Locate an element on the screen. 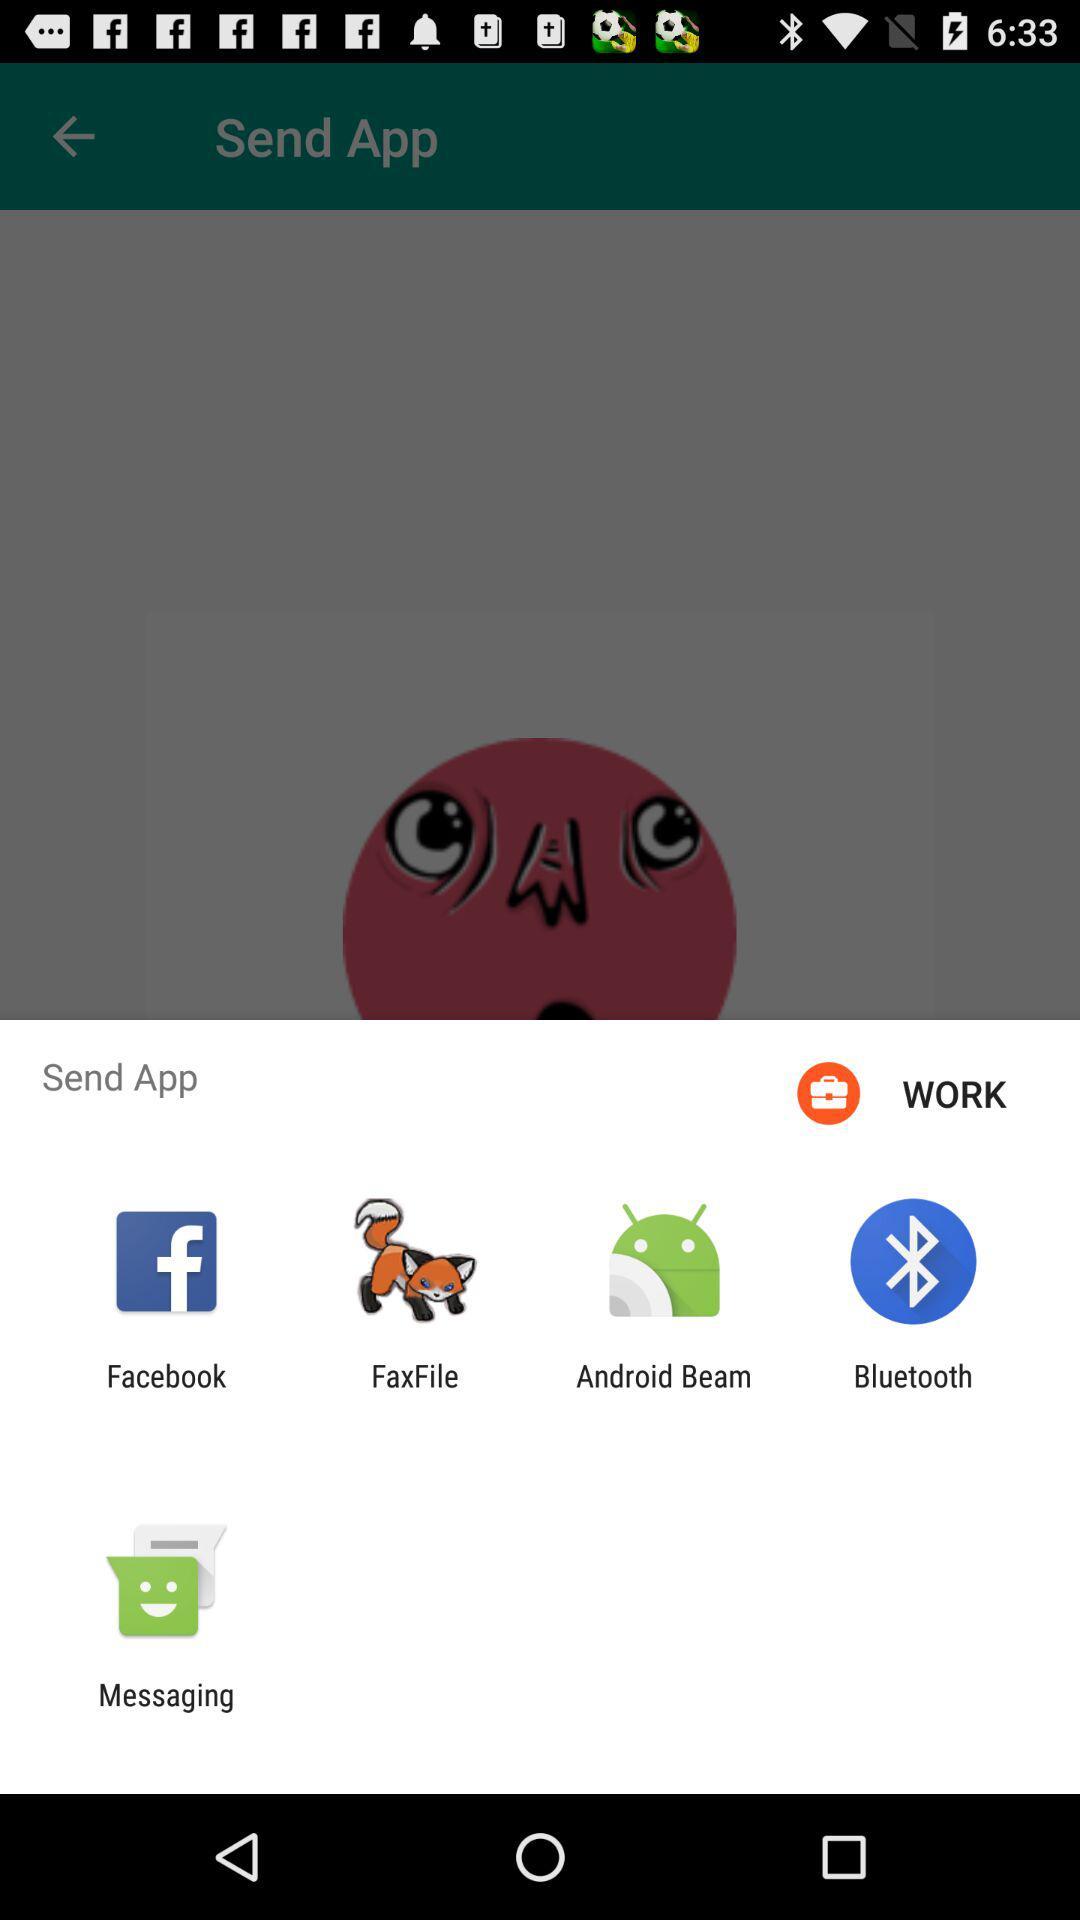 The image size is (1080, 1920). the facebook is located at coordinates (165, 1392).